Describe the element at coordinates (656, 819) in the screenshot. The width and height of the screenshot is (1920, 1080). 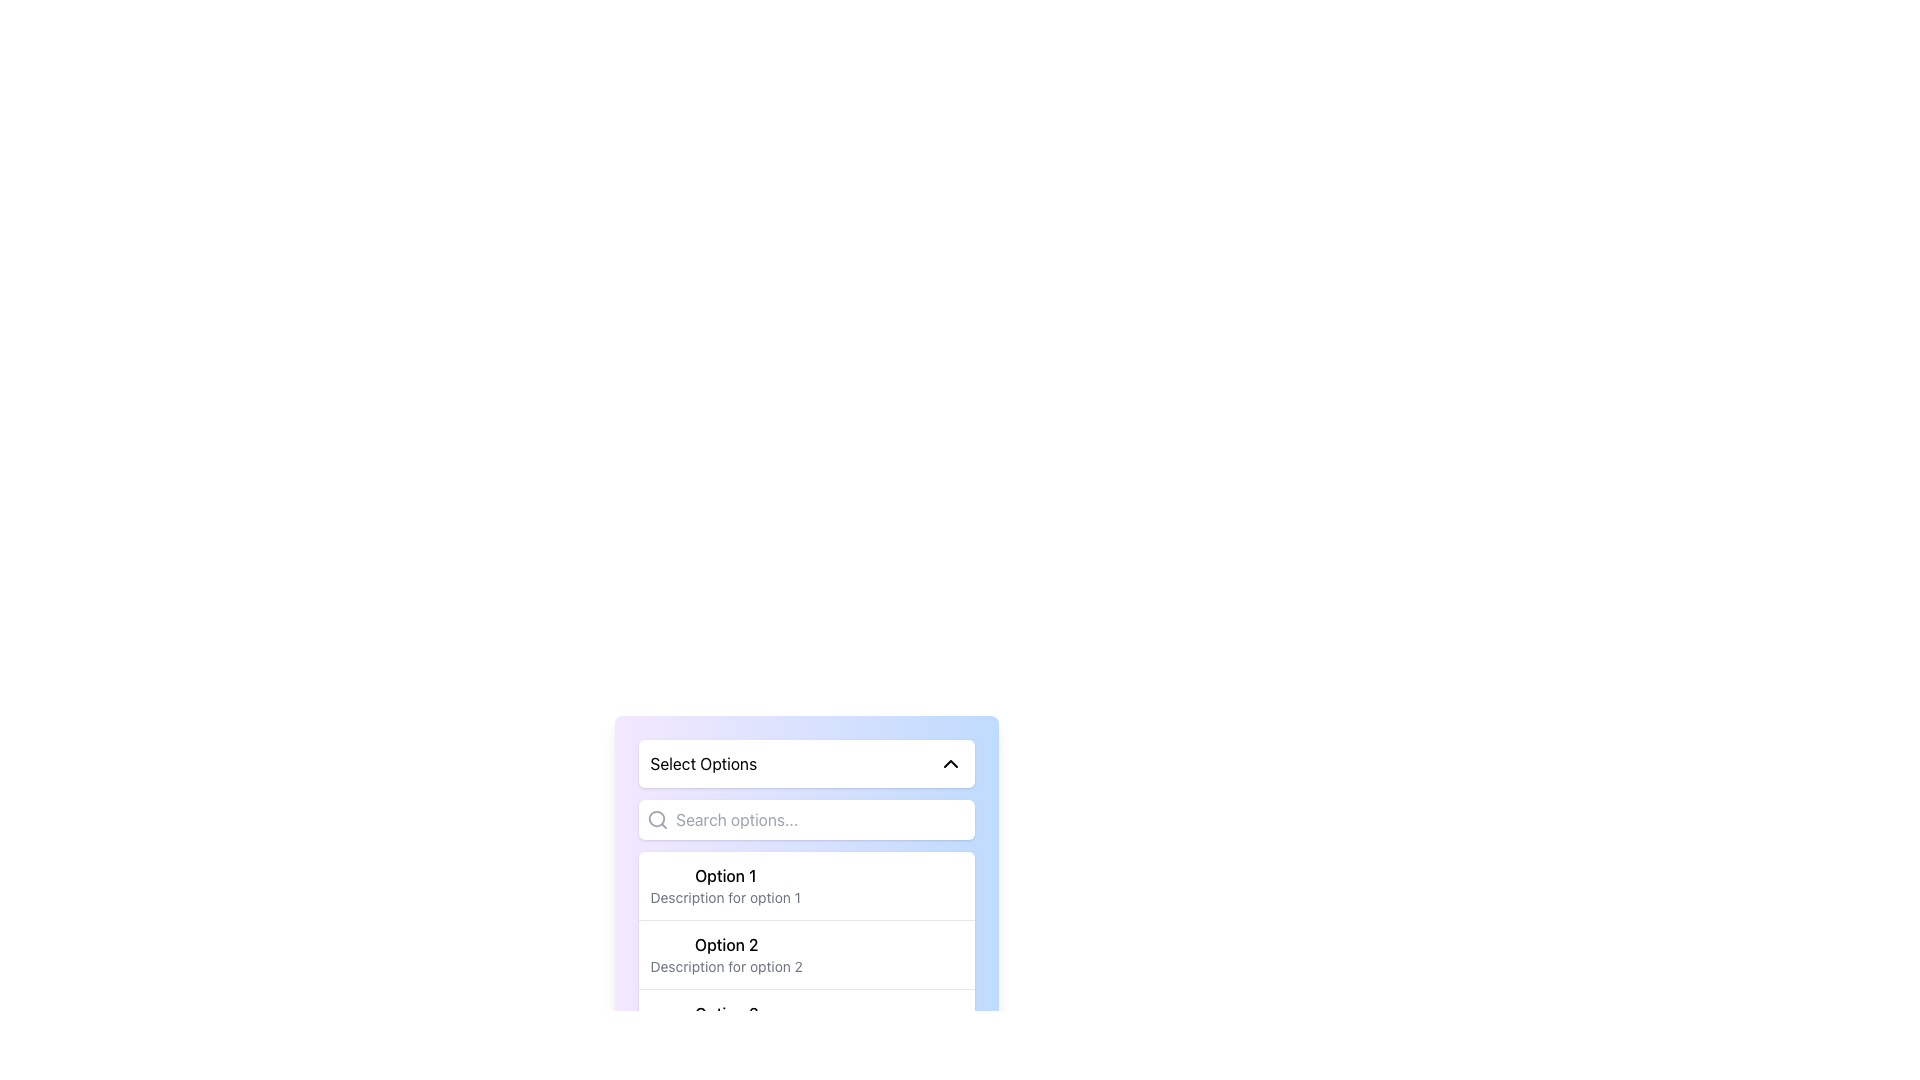
I see `the circular gray-bordered decoration within the magnifying glass icon, which is located to the left of the search input field below the 'Select Options' button` at that location.